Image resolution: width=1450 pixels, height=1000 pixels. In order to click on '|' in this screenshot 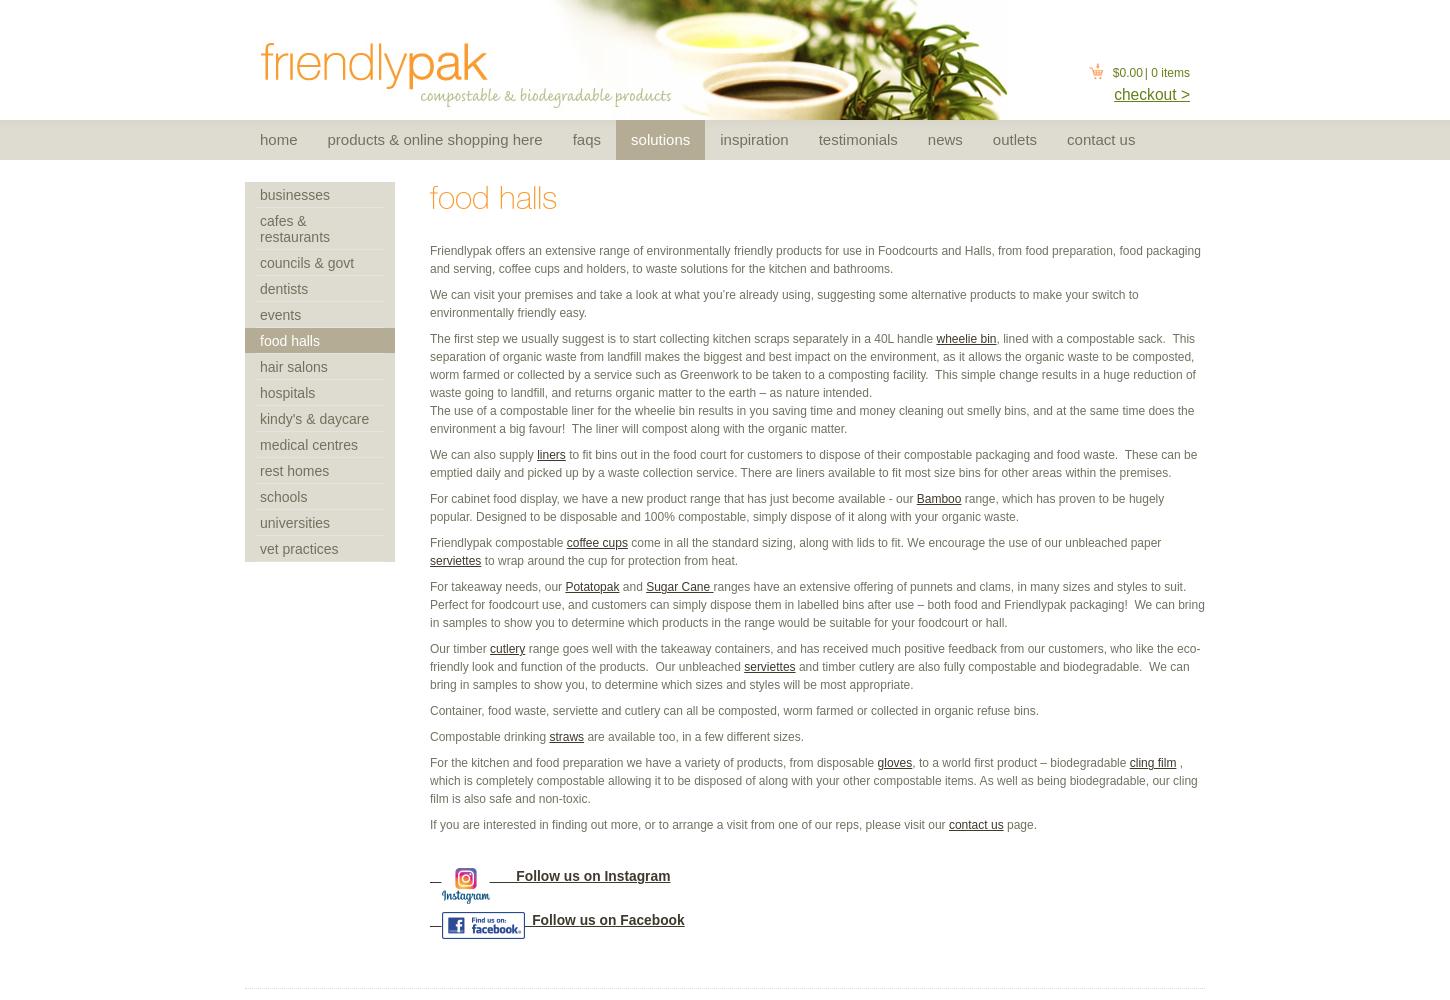, I will do `click(1146, 72)`.